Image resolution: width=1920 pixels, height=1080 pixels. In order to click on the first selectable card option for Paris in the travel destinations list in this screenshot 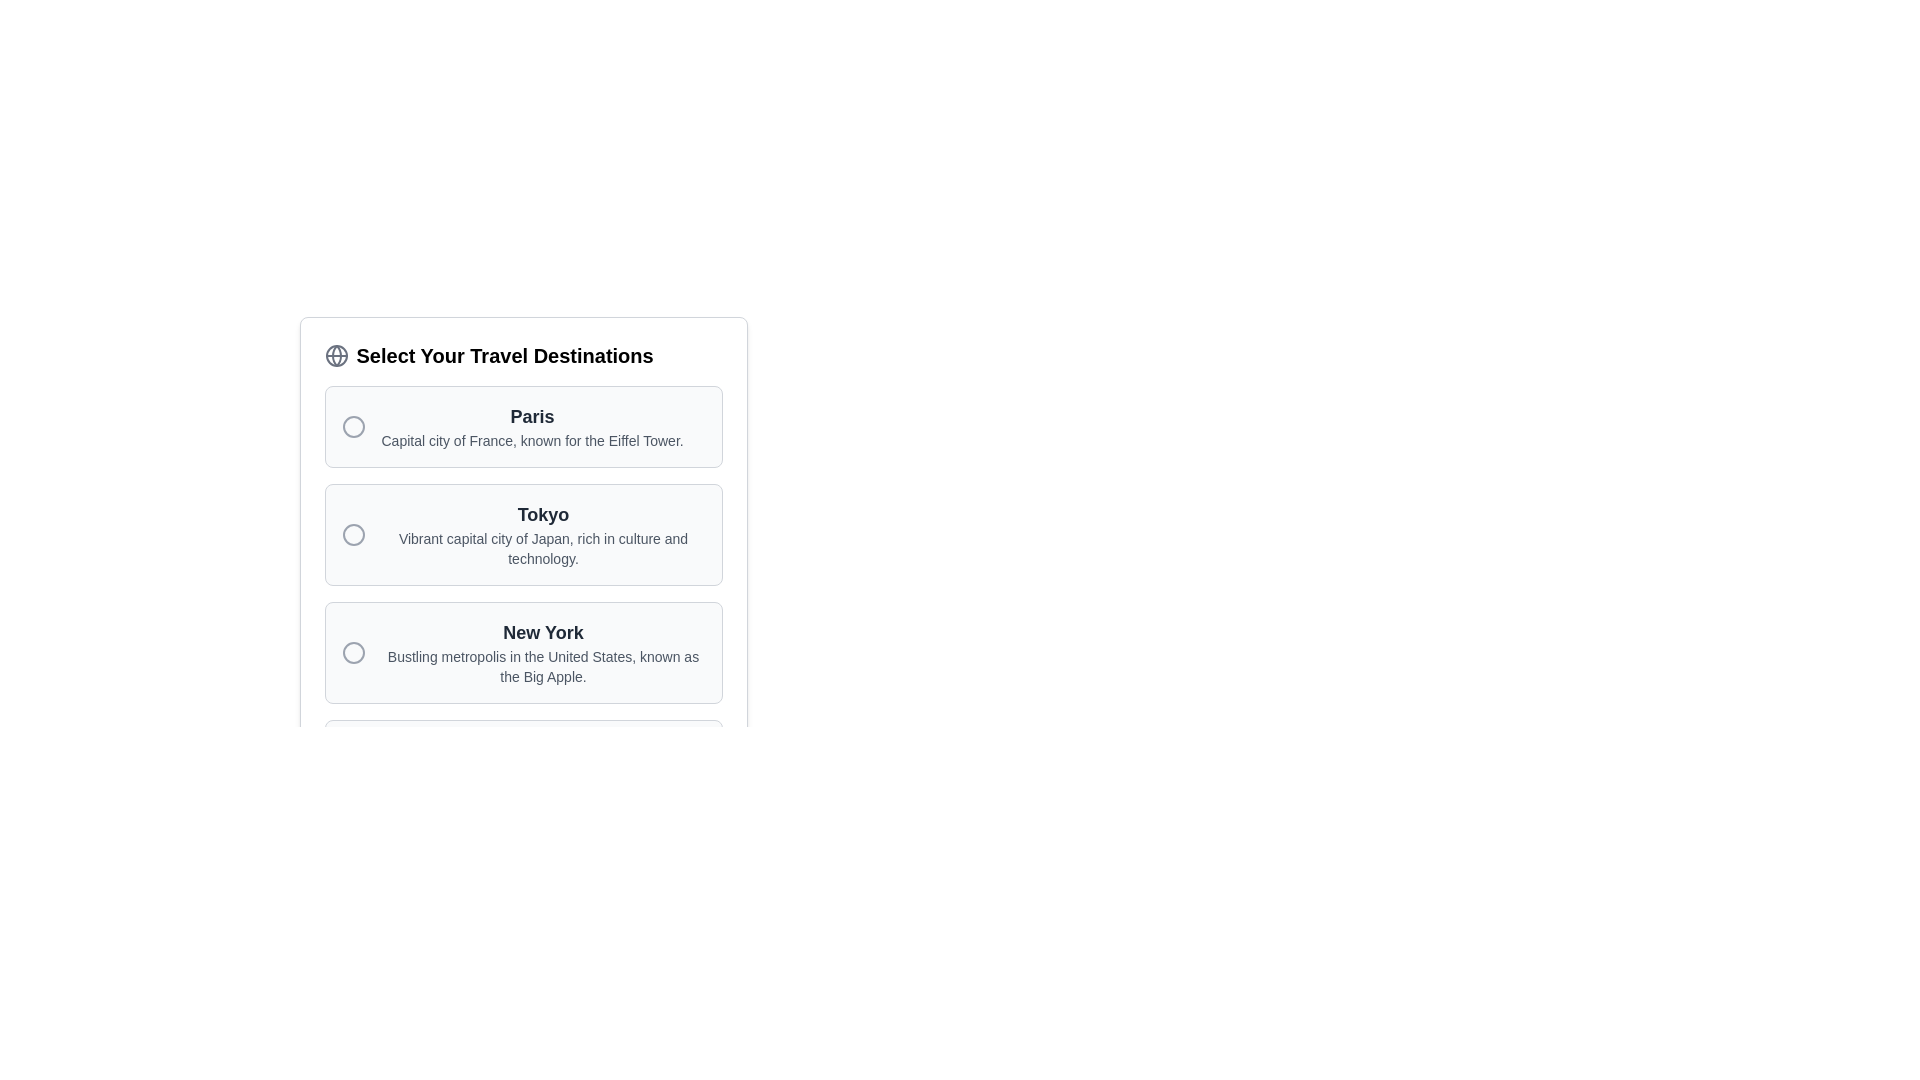, I will do `click(523, 426)`.